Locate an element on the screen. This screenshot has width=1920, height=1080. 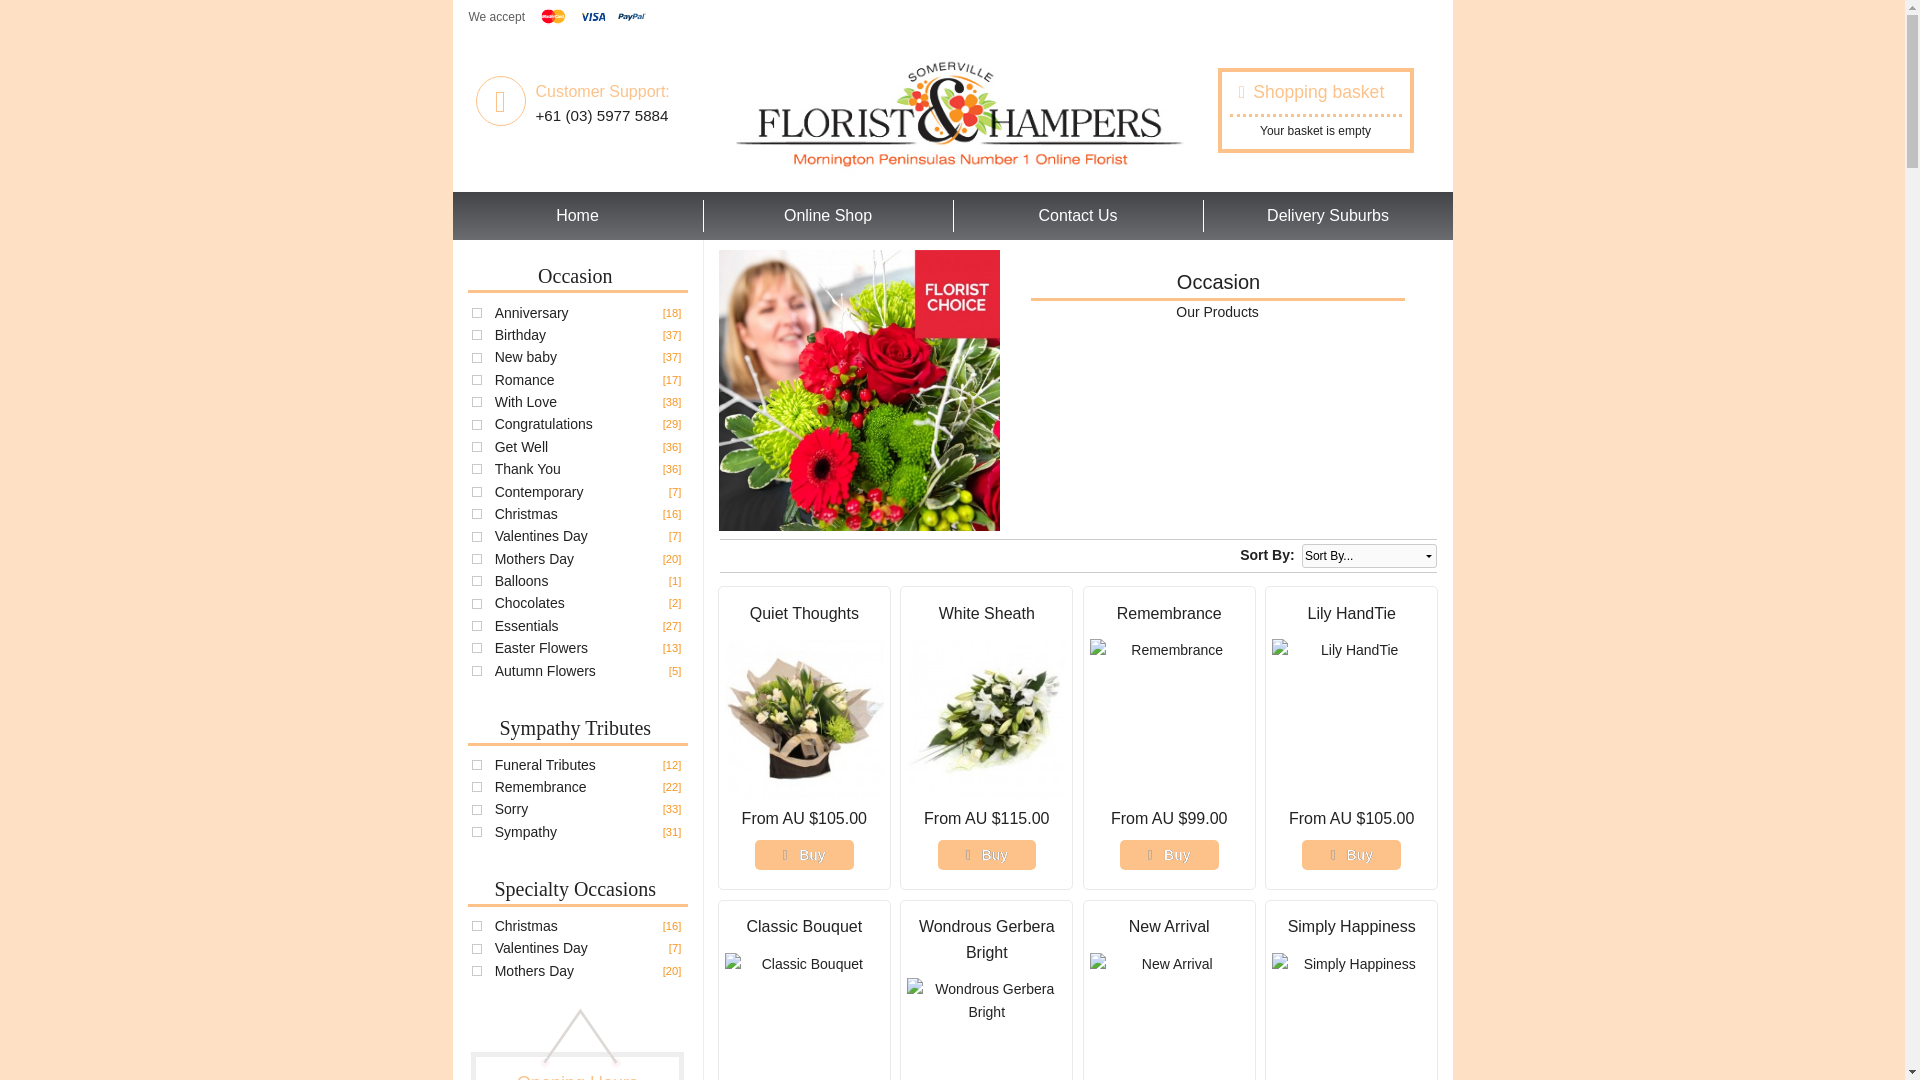
'Easter Flowers is located at coordinates (541, 648).